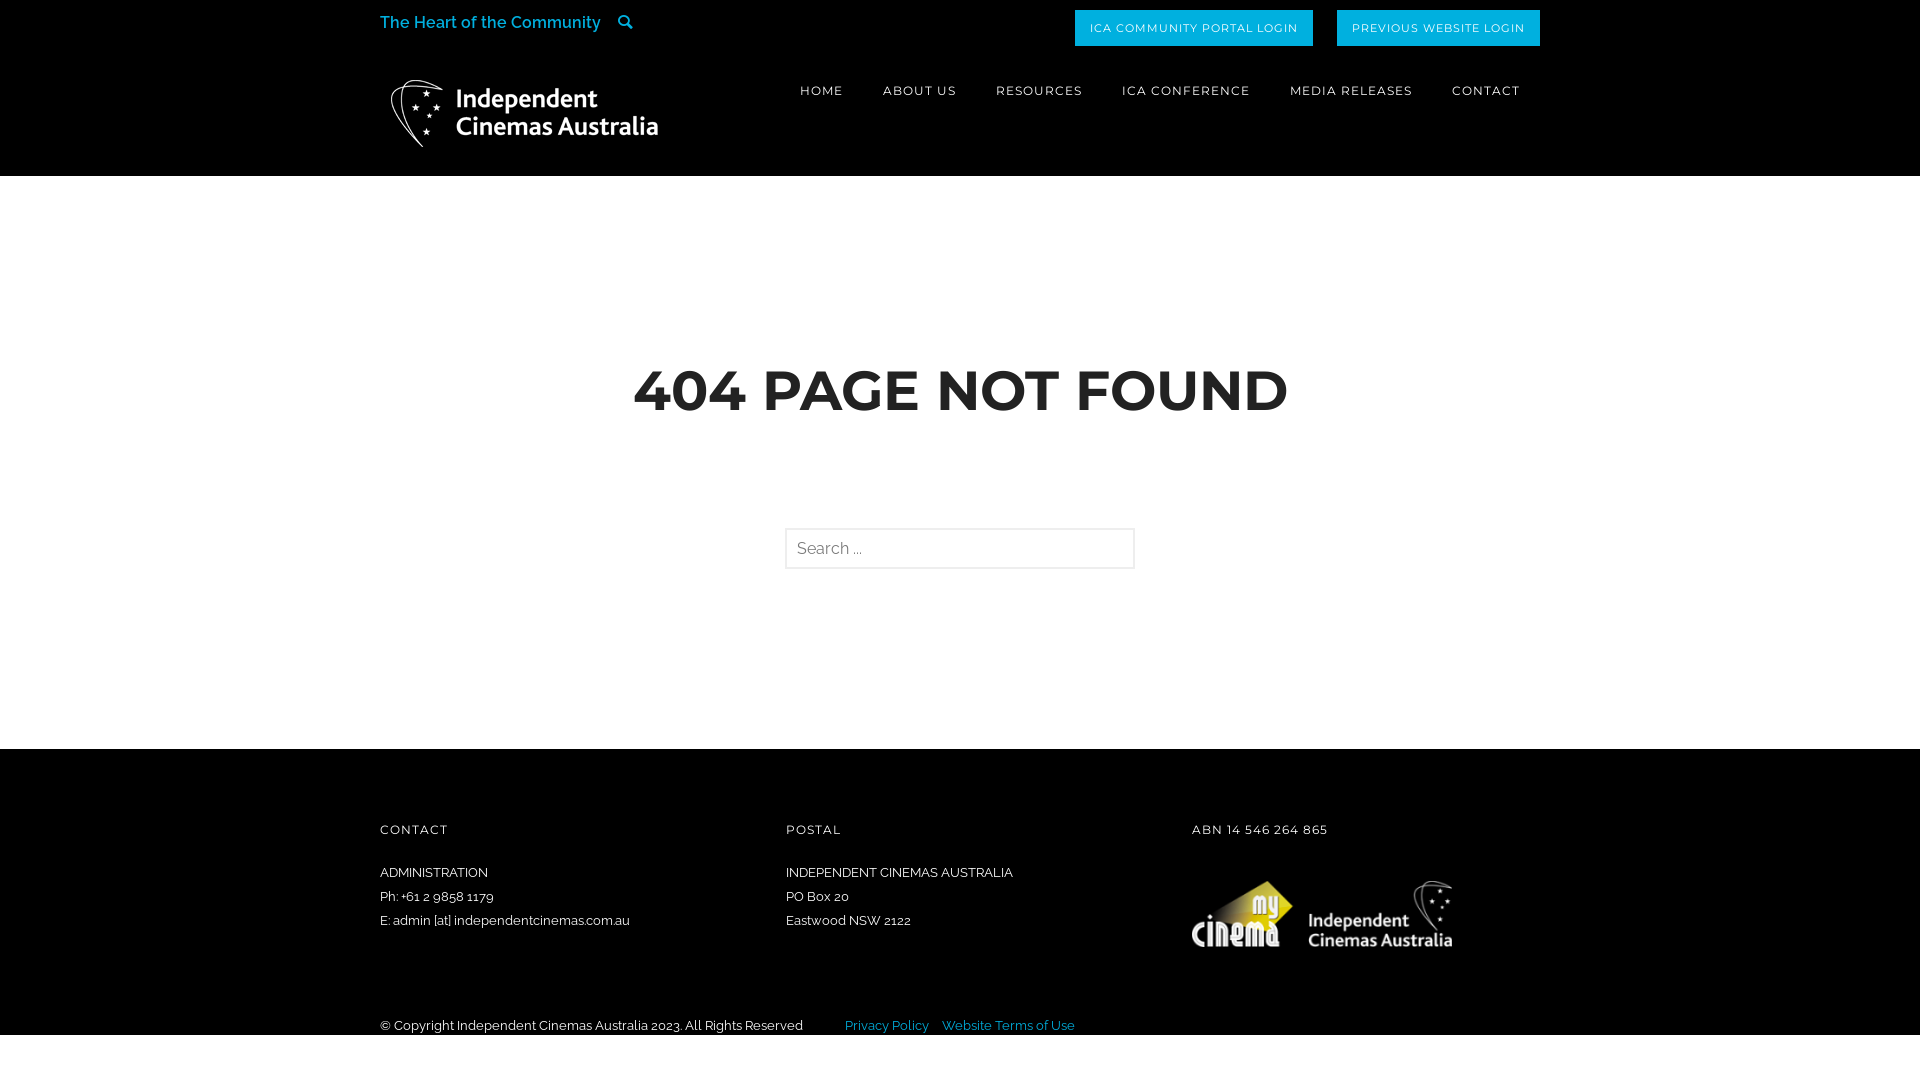  I want to click on 'RESOURCES', so click(1038, 90).